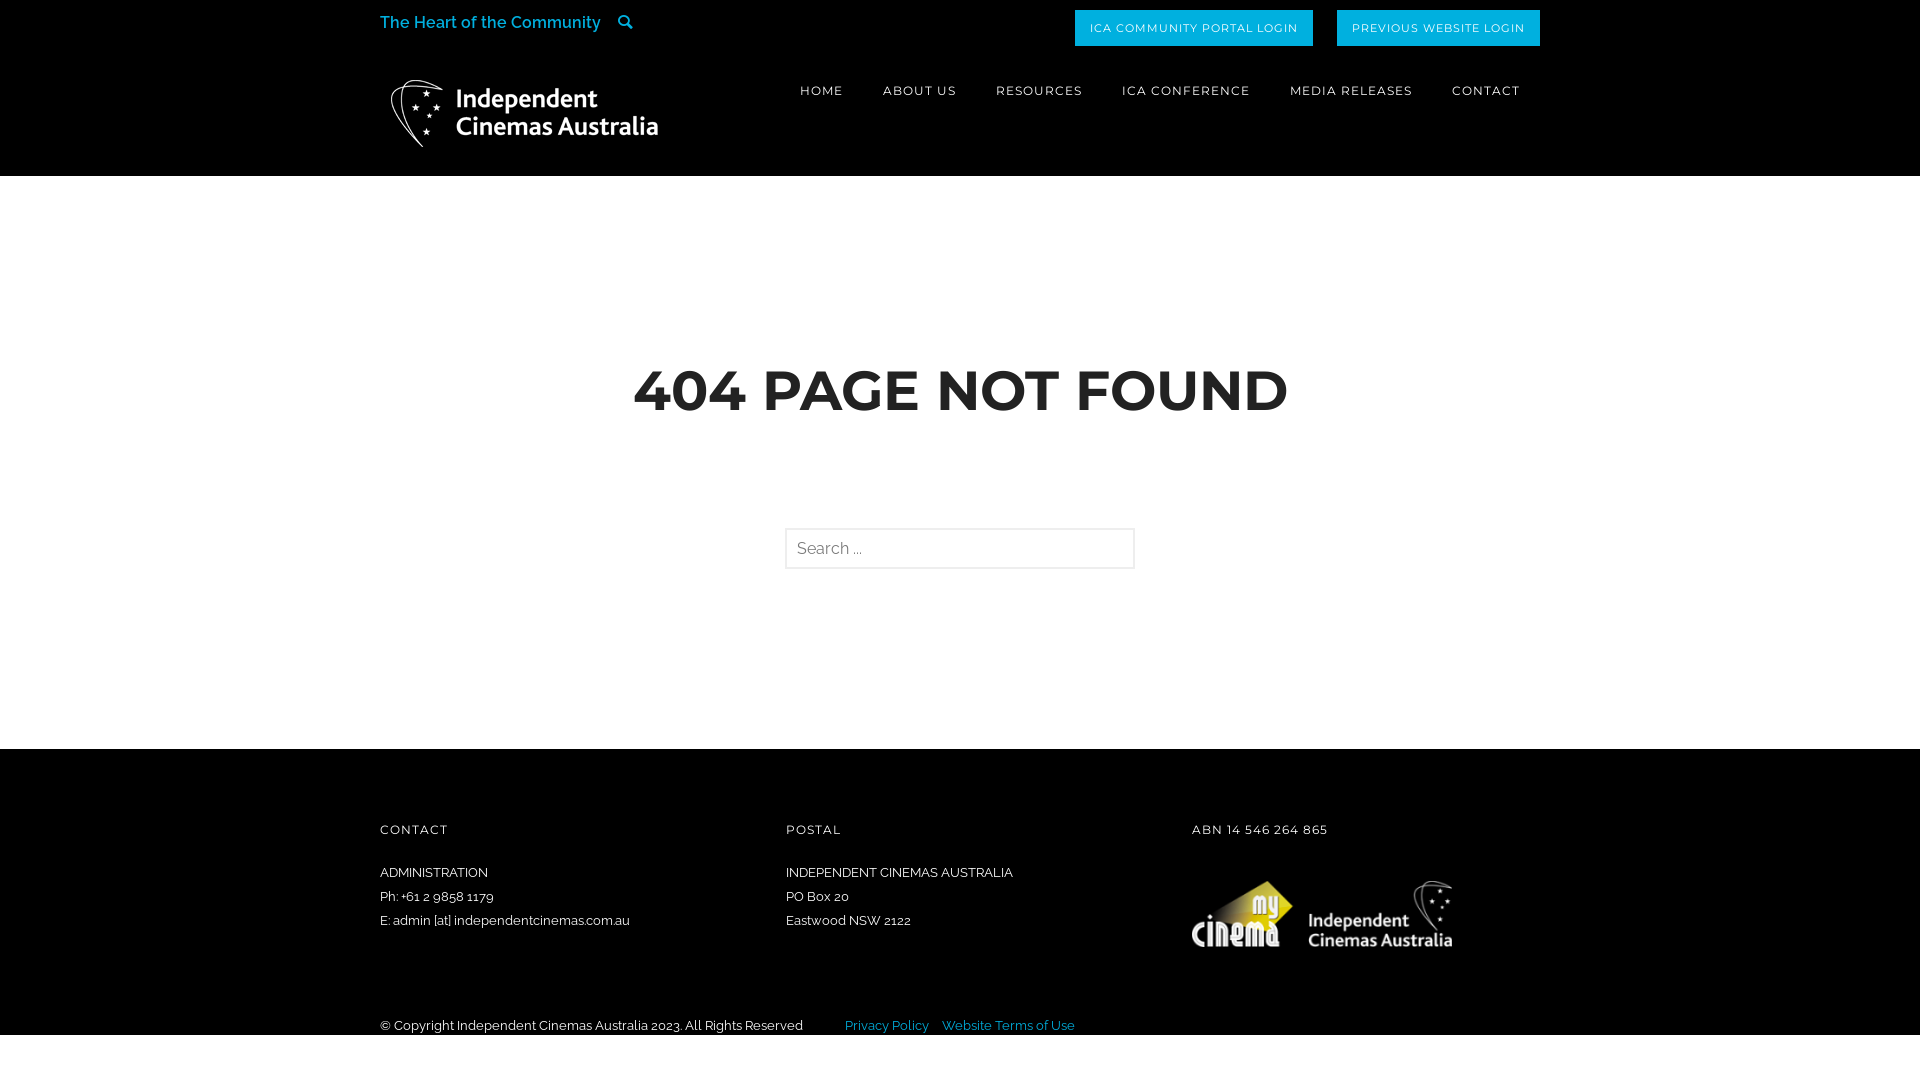  I want to click on 'RESOURCES', so click(1038, 90).